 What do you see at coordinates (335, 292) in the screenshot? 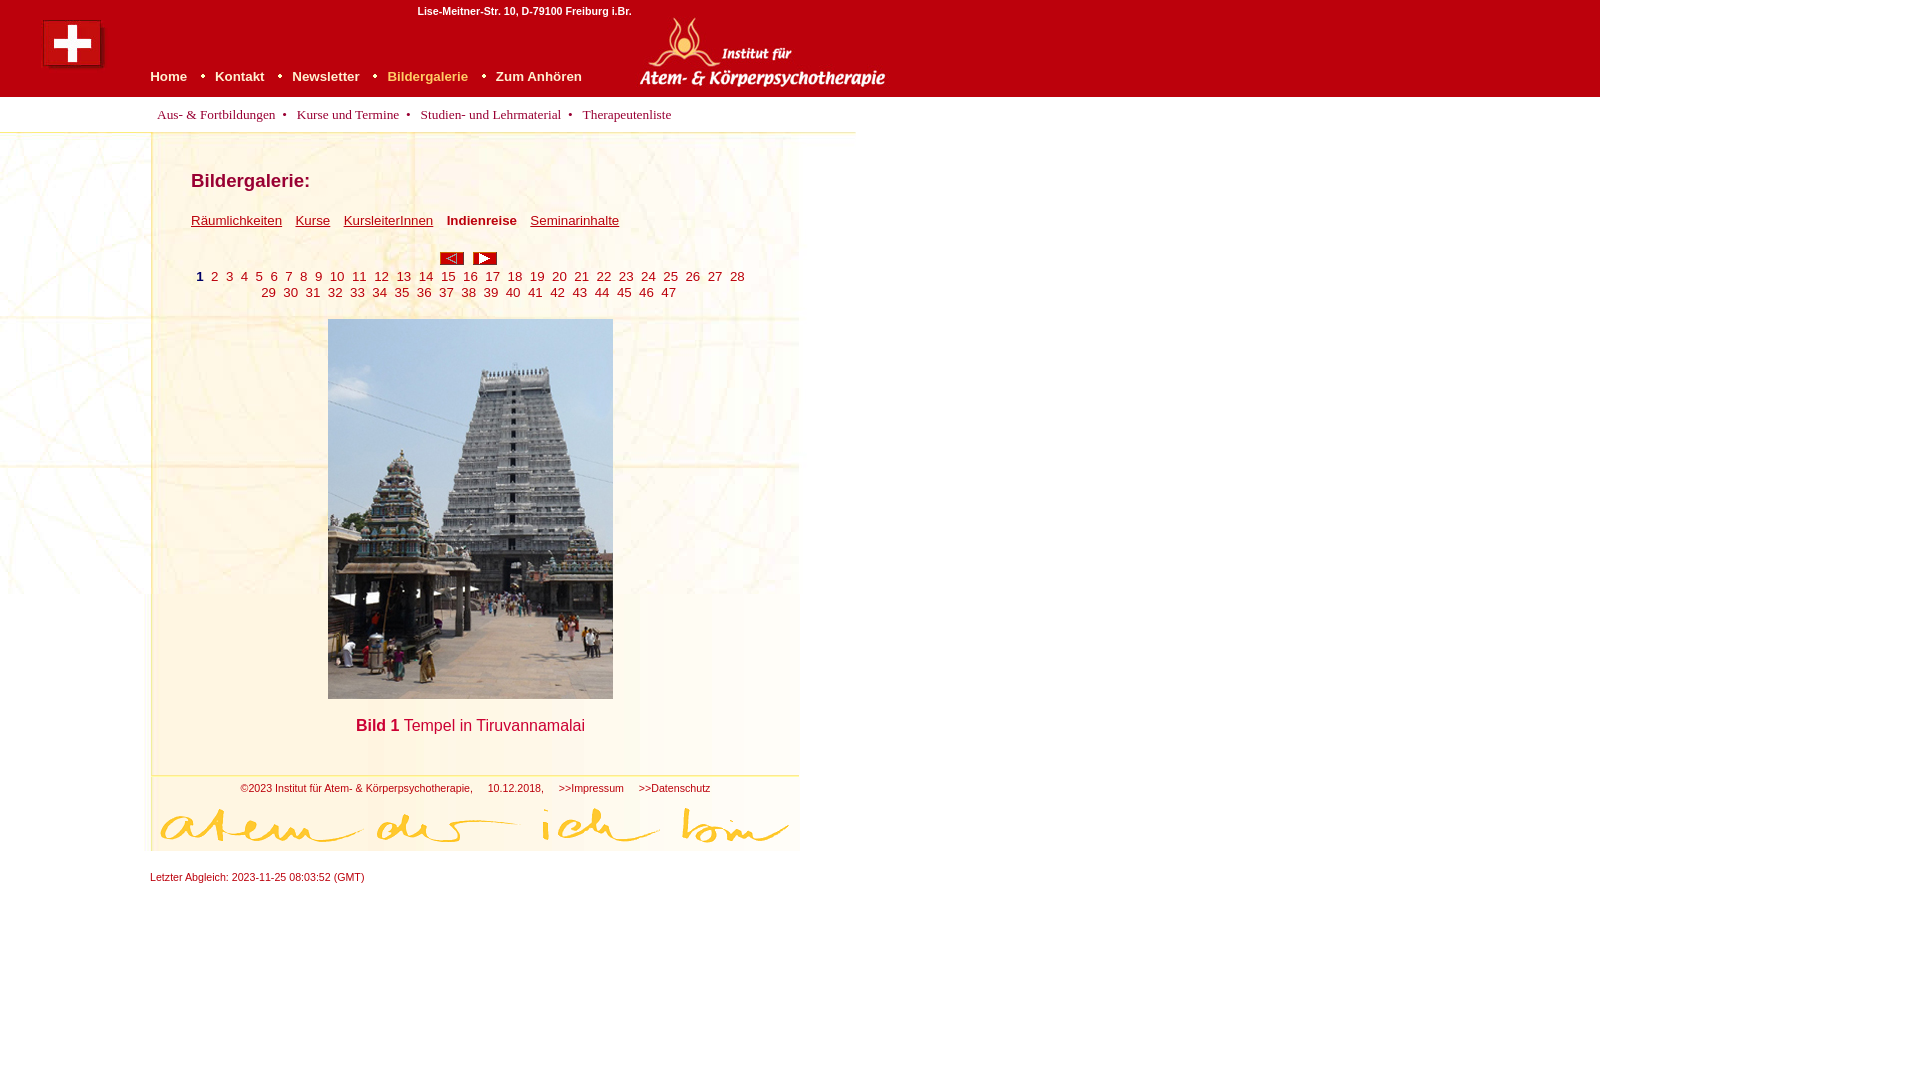
I see `'32'` at bounding box center [335, 292].